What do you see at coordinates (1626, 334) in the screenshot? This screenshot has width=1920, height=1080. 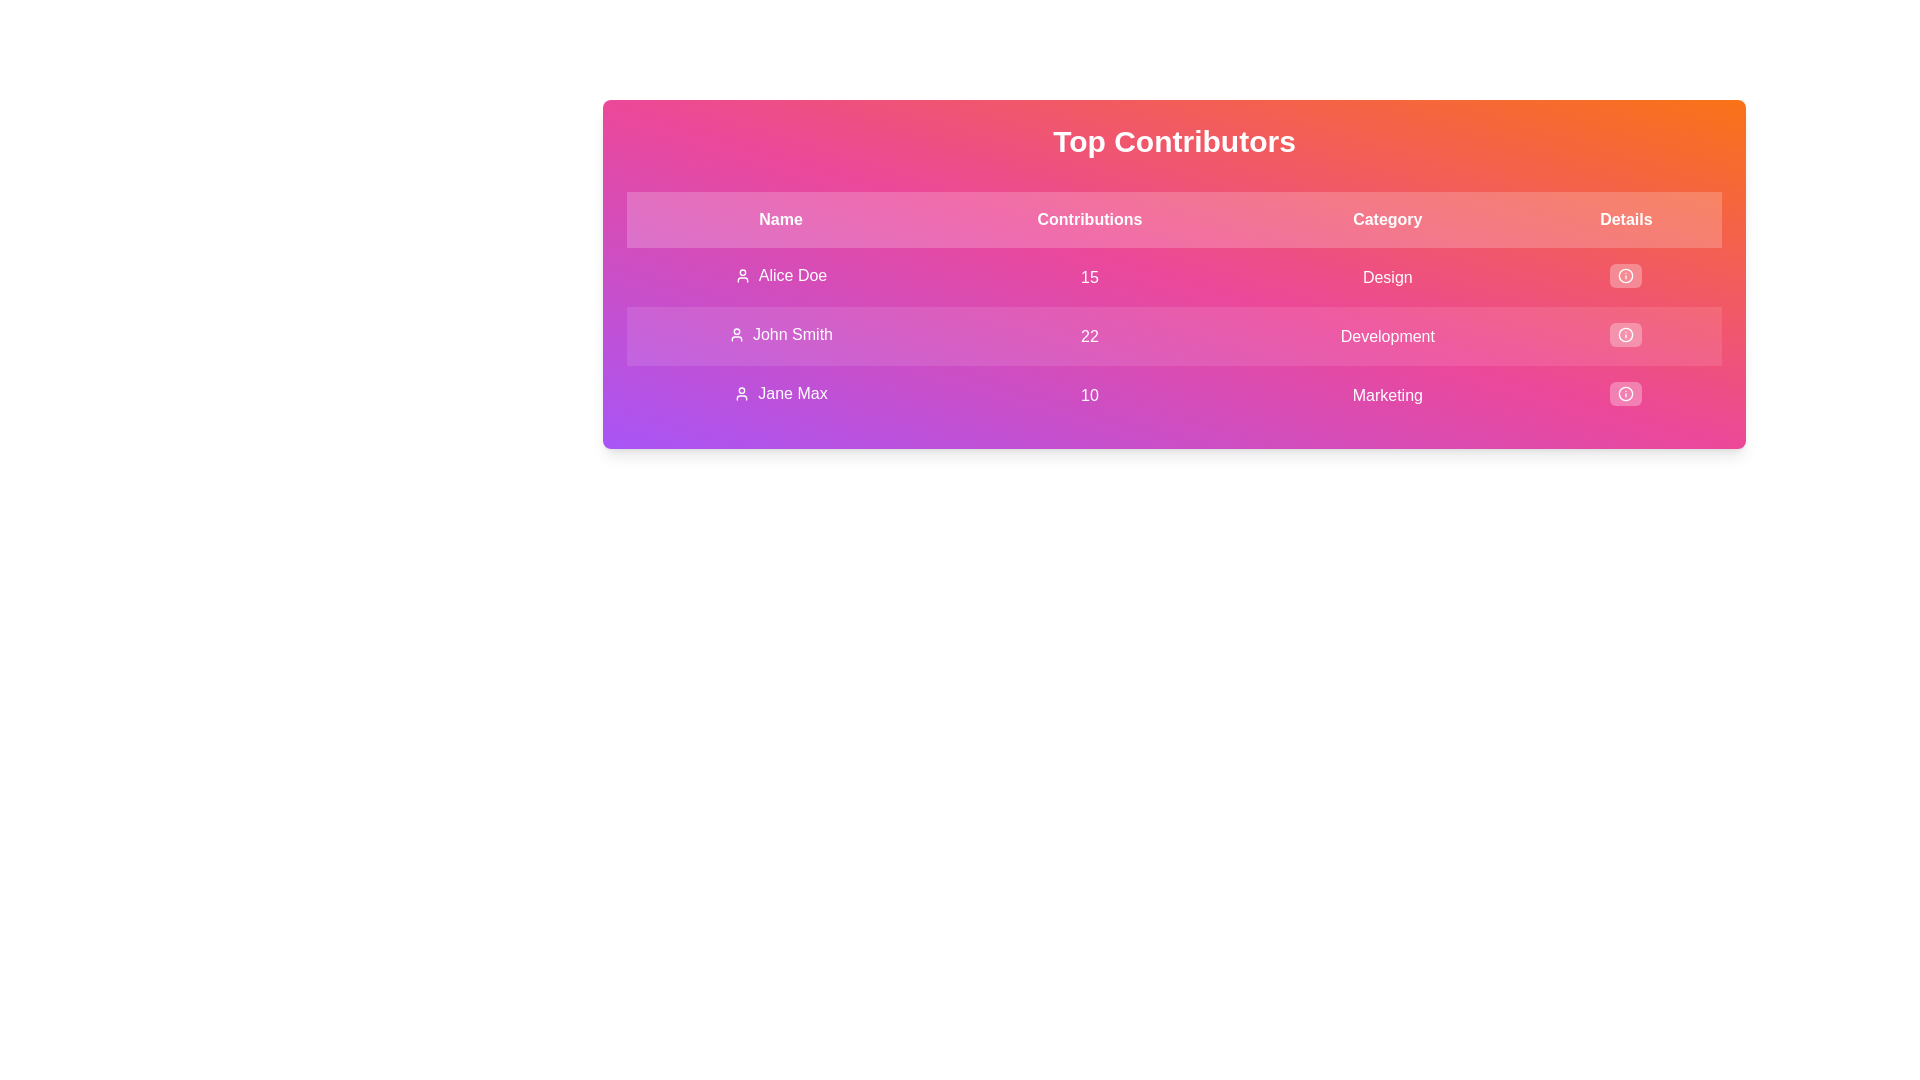 I see `the information button in the 'Details' column of the second row in the 'Top Contributors' table for keyboard navigation` at bounding box center [1626, 334].